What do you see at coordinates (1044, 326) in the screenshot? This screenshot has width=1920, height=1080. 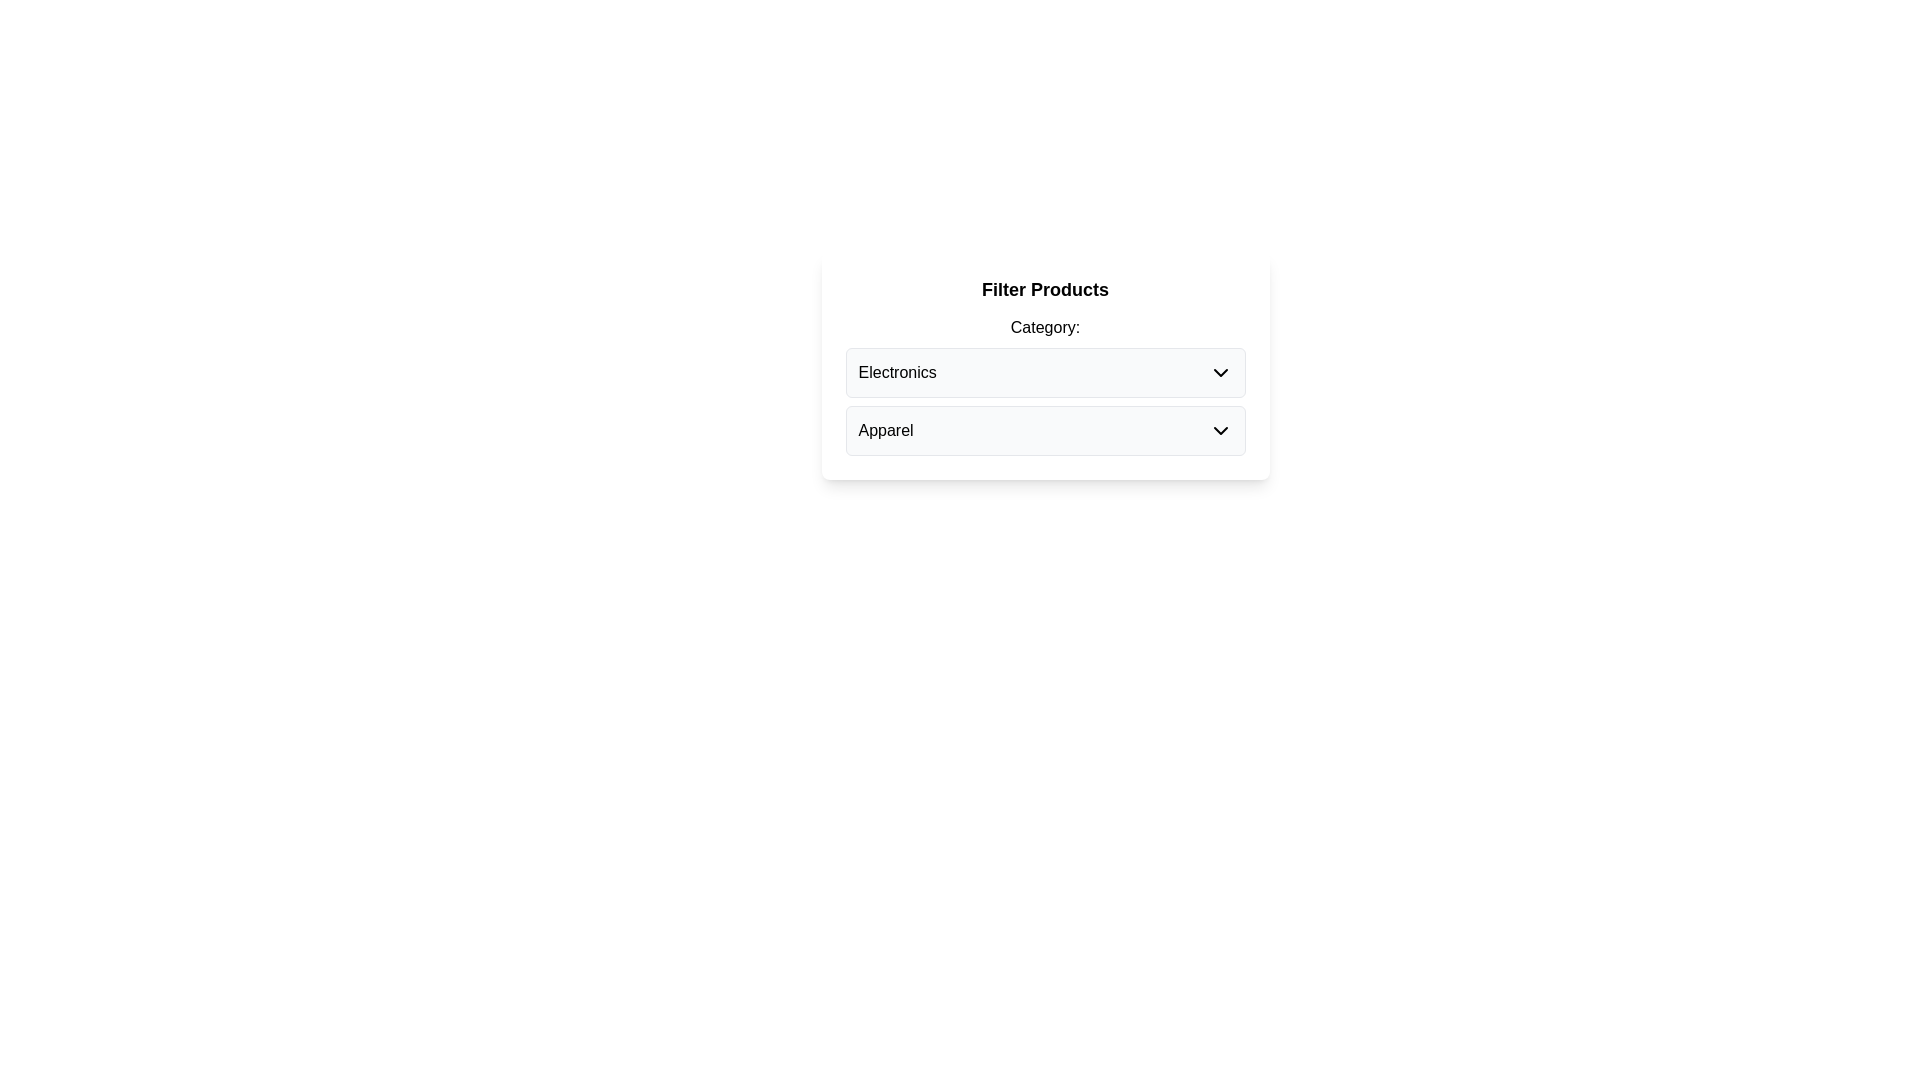 I see `the text label displaying 'Category:', which is located below the 'Filter Products' heading and above the list of categories` at bounding box center [1044, 326].